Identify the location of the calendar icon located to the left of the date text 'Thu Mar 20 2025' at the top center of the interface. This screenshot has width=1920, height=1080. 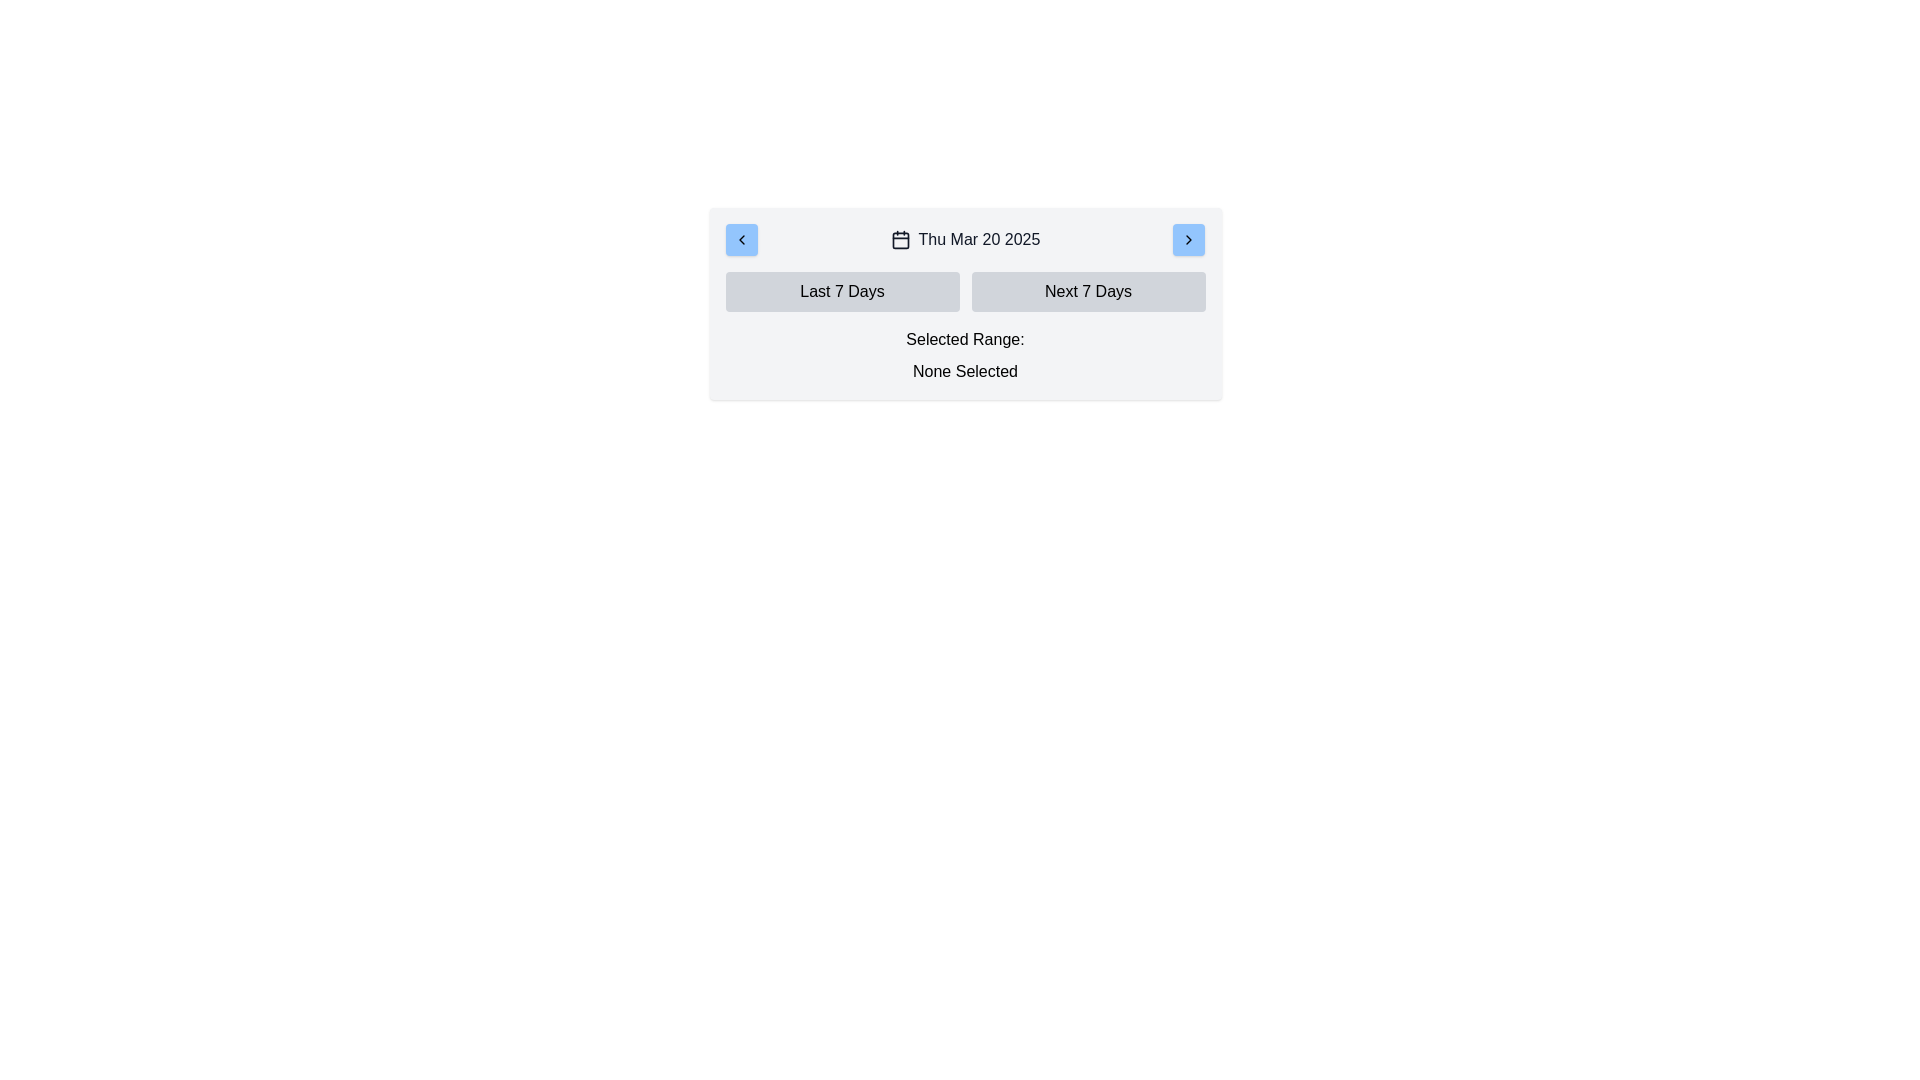
(899, 238).